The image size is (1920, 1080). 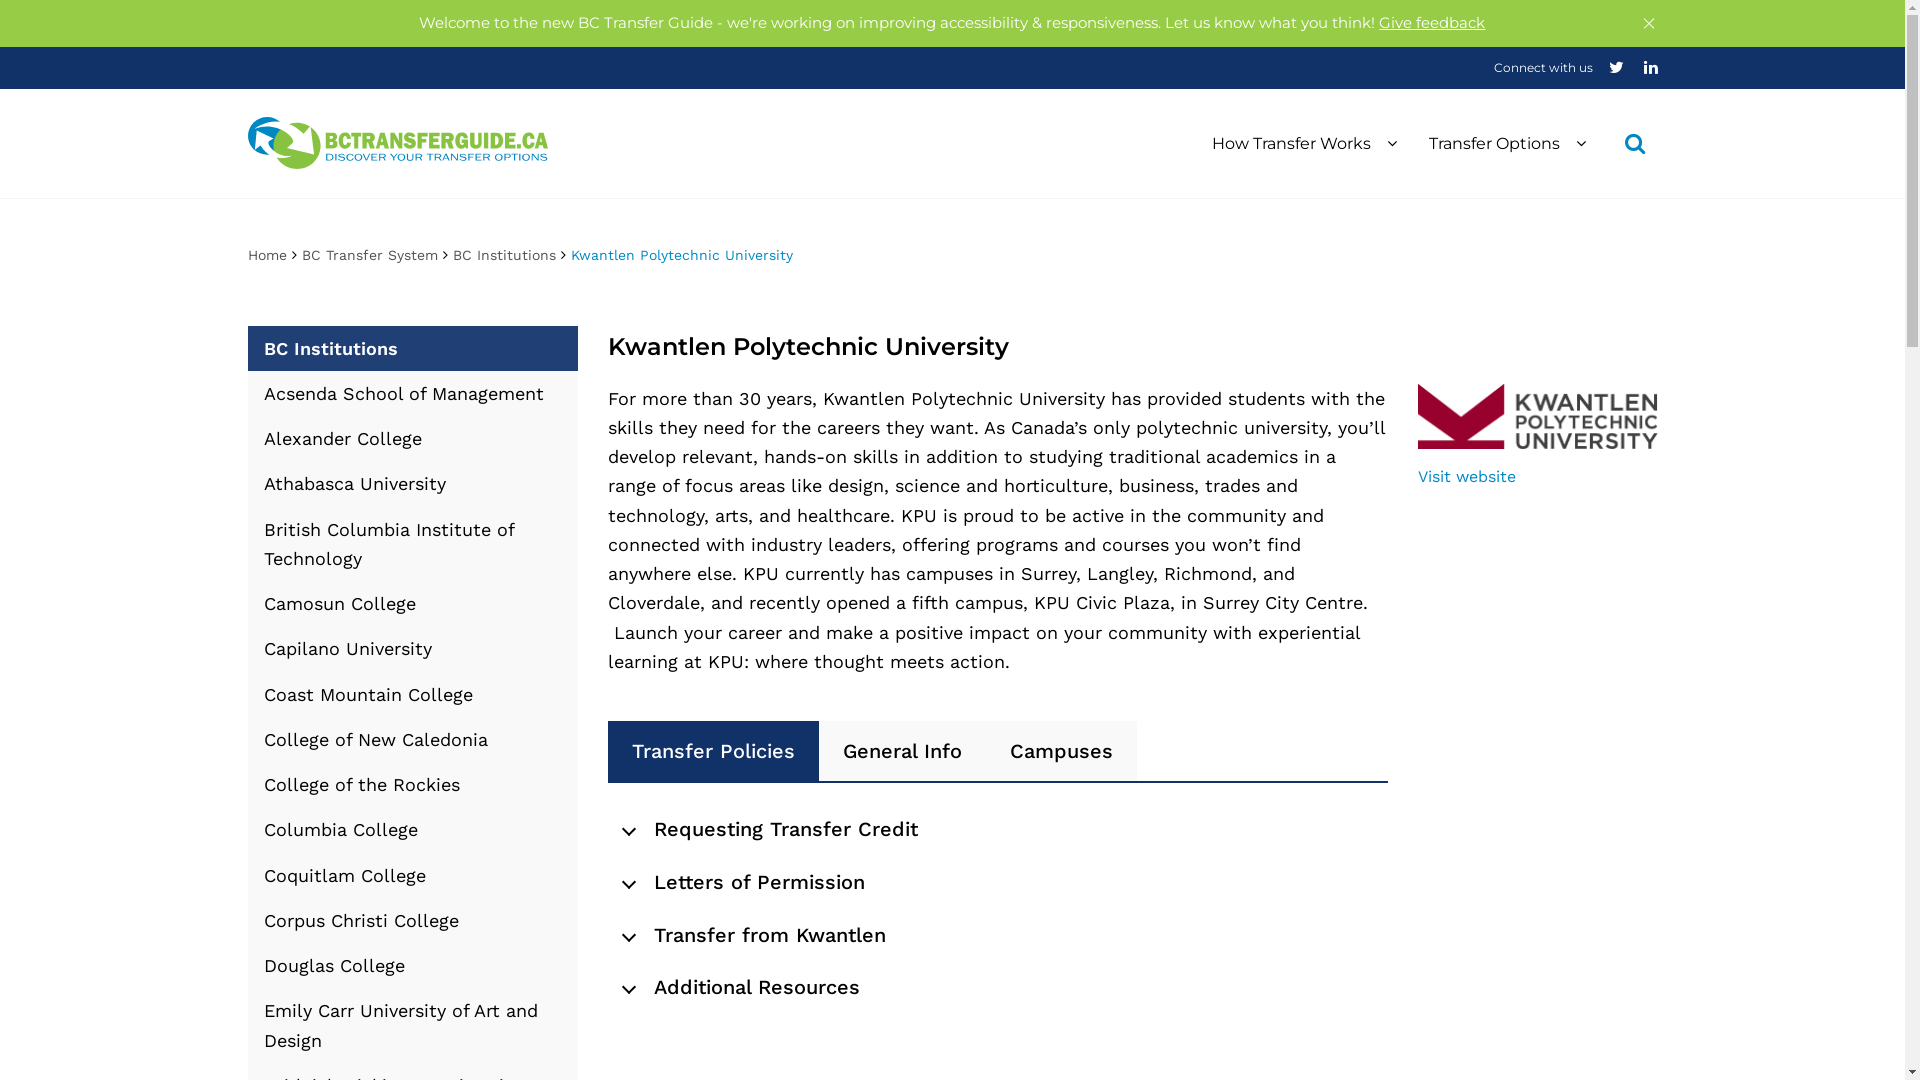 I want to click on 'British Columbia Institute of Technology', so click(x=411, y=543).